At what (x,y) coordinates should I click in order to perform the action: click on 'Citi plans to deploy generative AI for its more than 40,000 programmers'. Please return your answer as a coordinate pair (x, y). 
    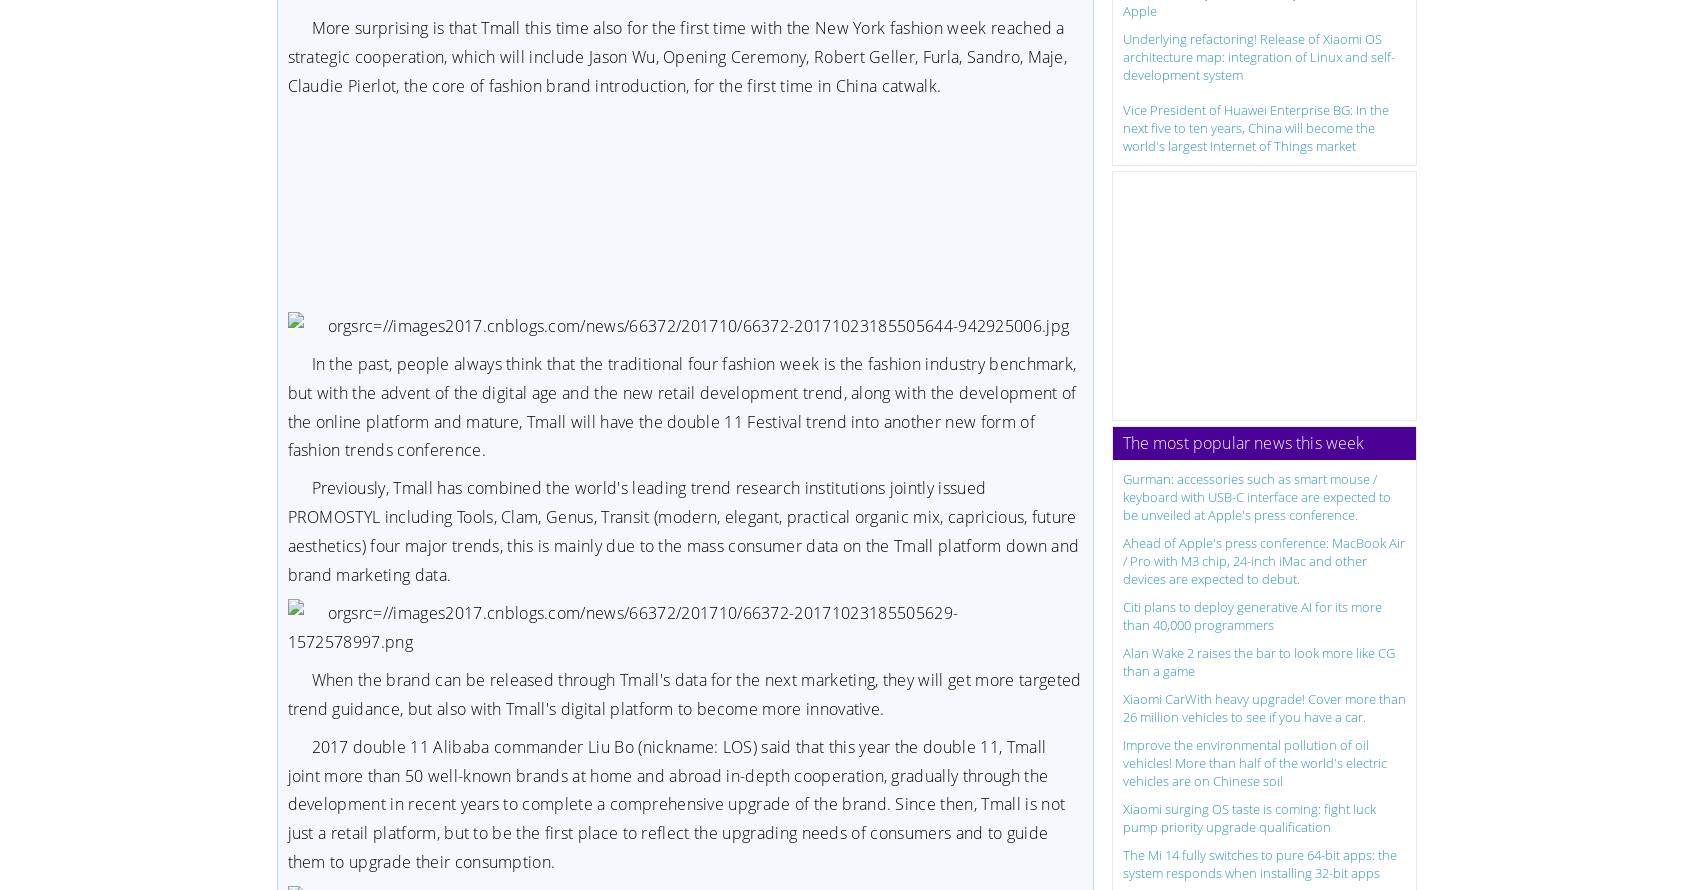
    Looking at the image, I should click on (1251, 614).